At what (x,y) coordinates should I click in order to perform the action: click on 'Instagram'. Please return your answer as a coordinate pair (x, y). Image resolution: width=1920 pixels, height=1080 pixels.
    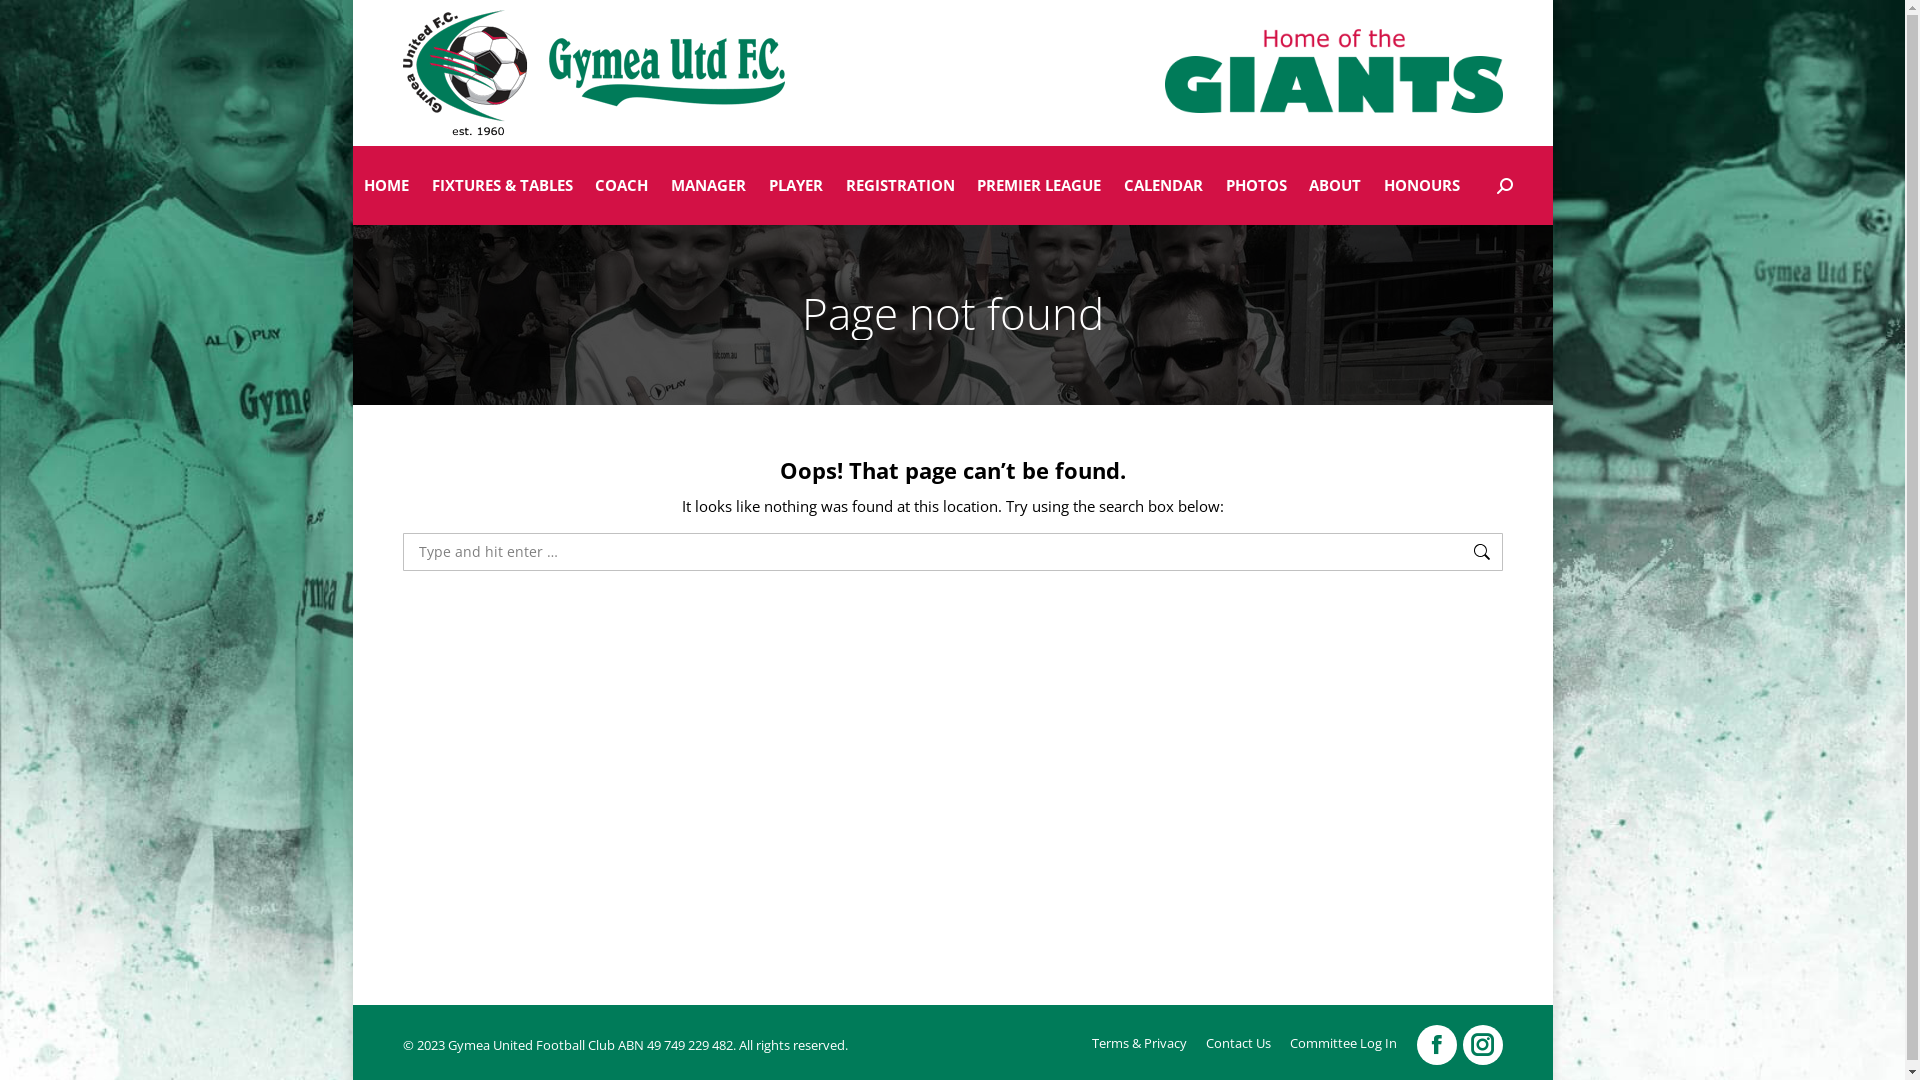
    Looking at the image, I should click on (1482, 1044).